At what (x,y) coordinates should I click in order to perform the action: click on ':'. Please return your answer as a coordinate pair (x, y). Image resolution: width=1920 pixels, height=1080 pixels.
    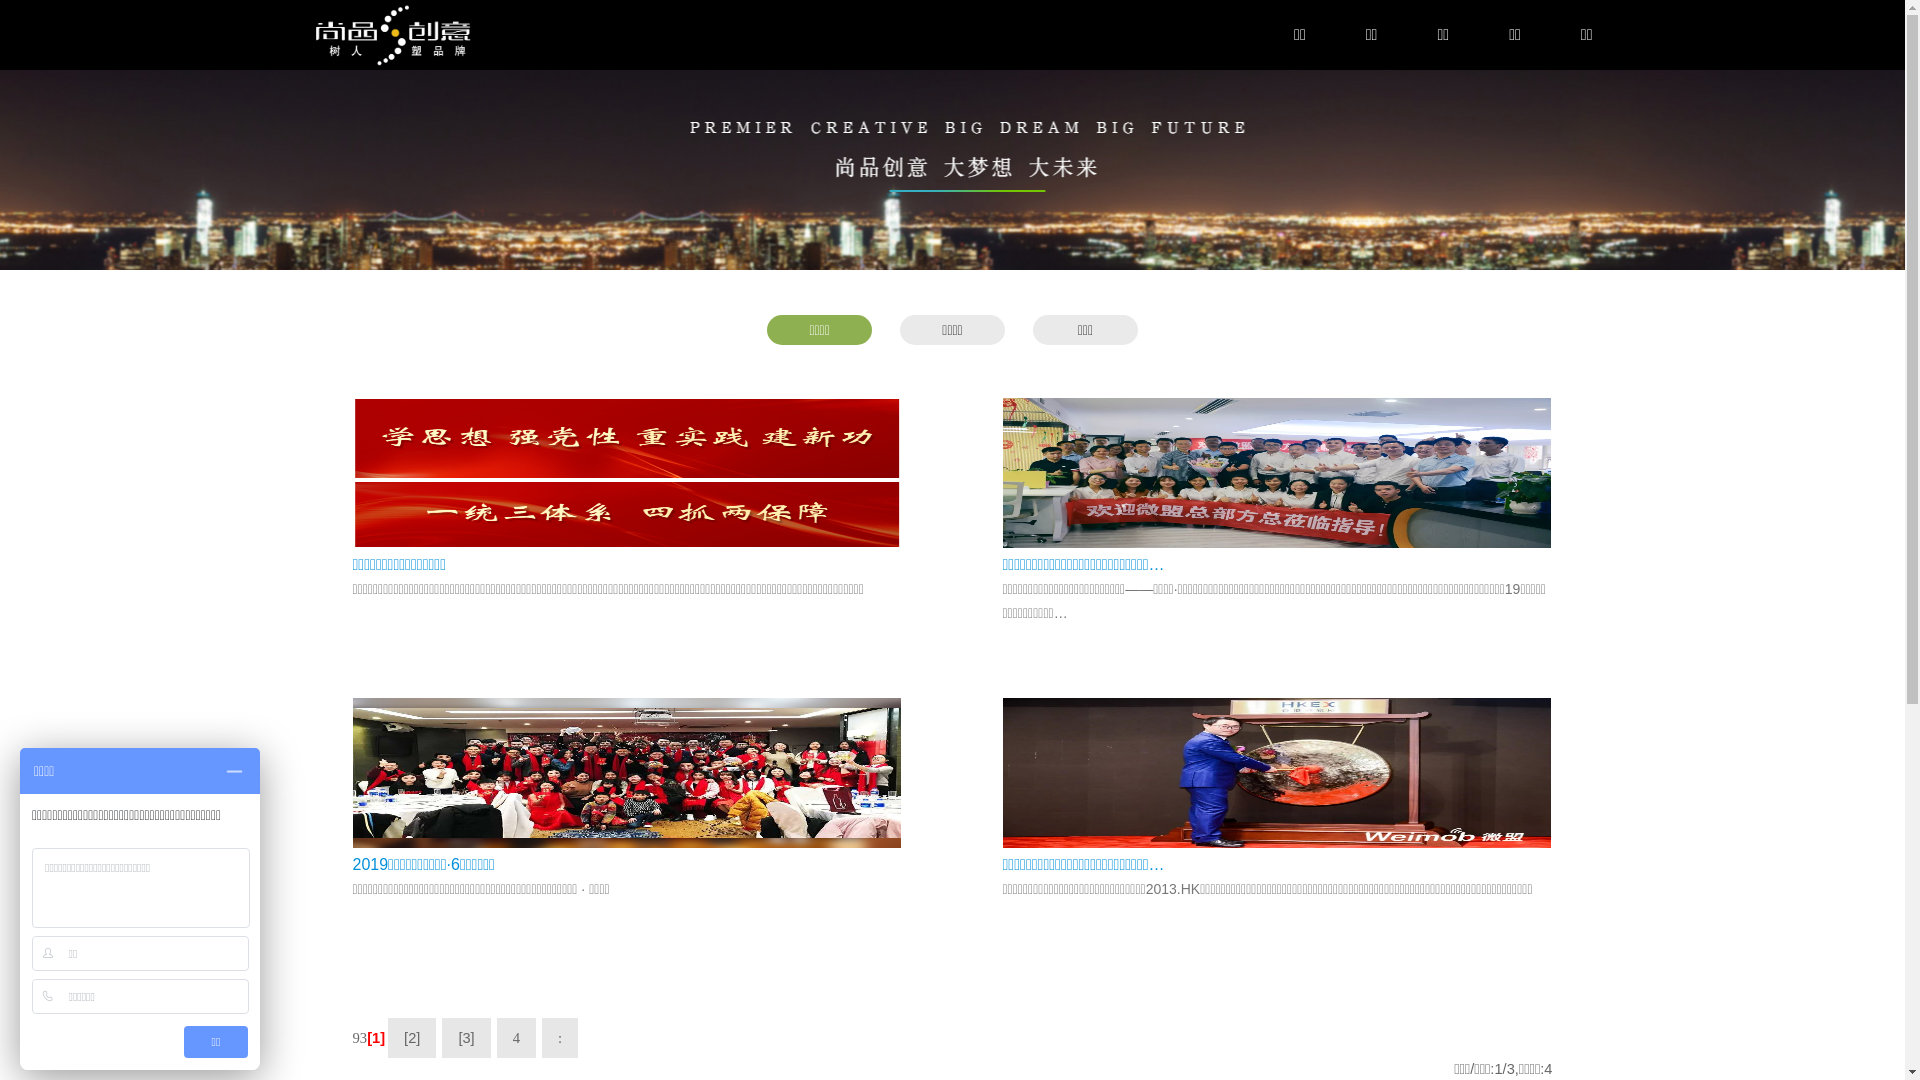
    Looking at the image, I should click on (560, 1036).